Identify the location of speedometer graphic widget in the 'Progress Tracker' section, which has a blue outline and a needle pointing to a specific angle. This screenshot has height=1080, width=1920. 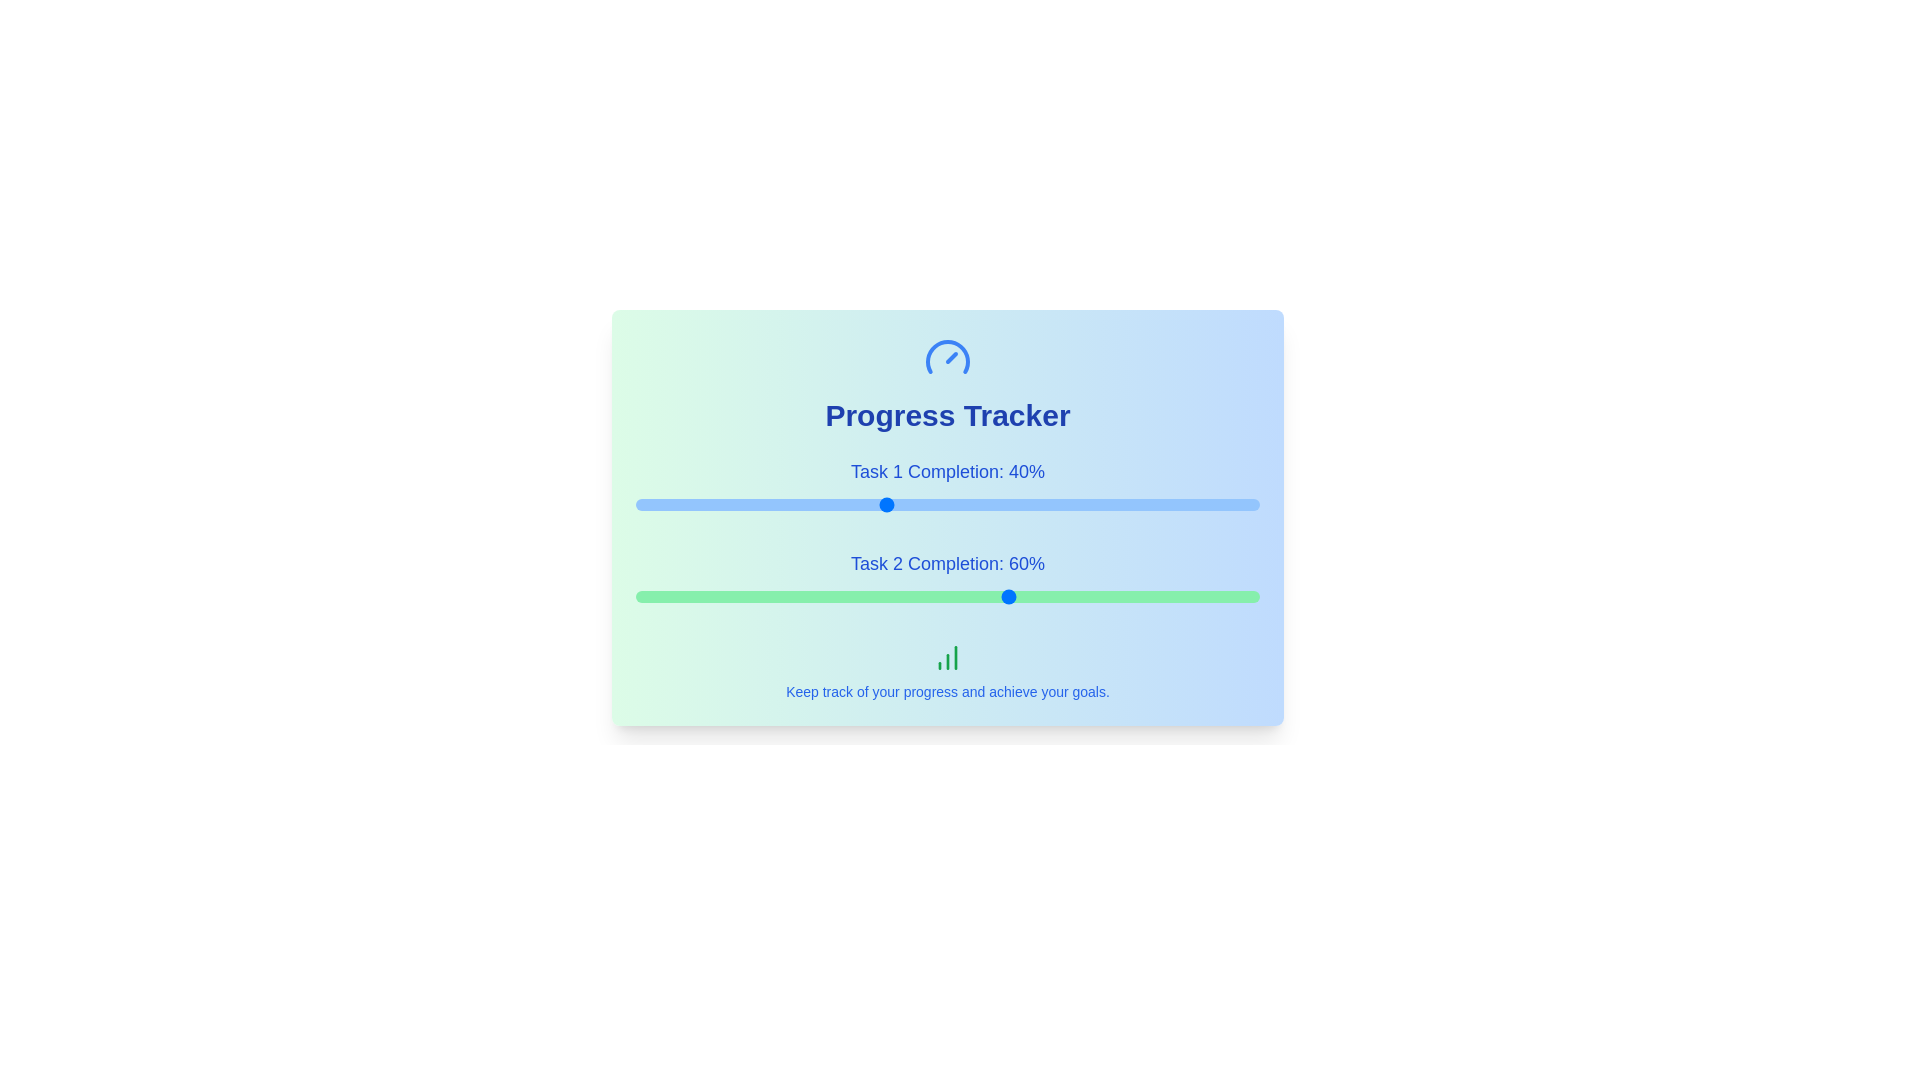
(947, 357).